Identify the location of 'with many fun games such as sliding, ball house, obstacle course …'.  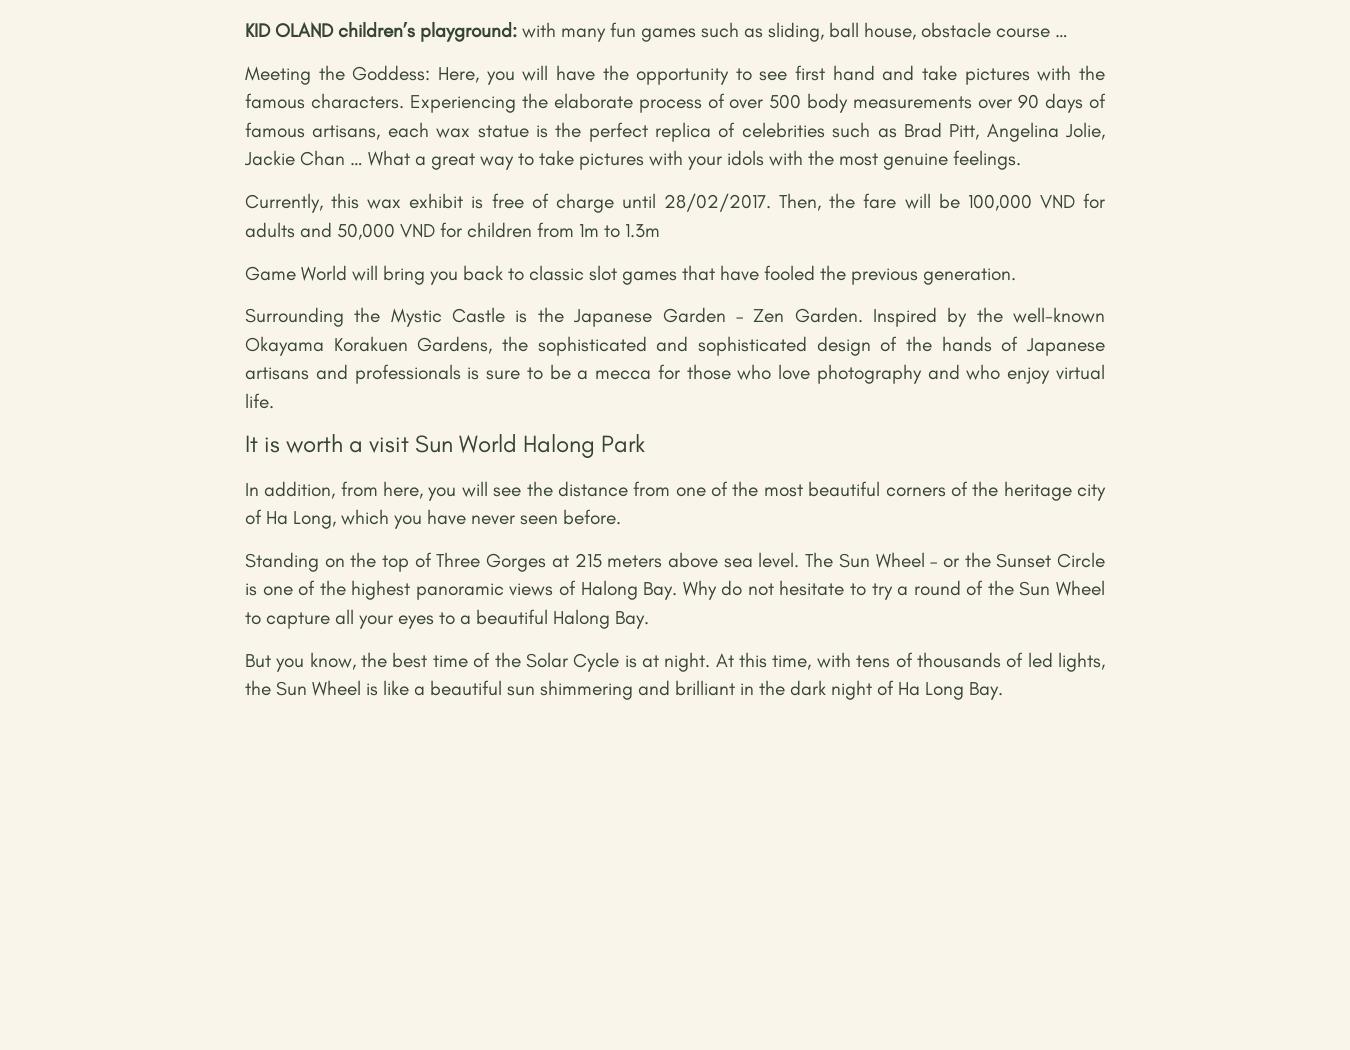
(792, 30).